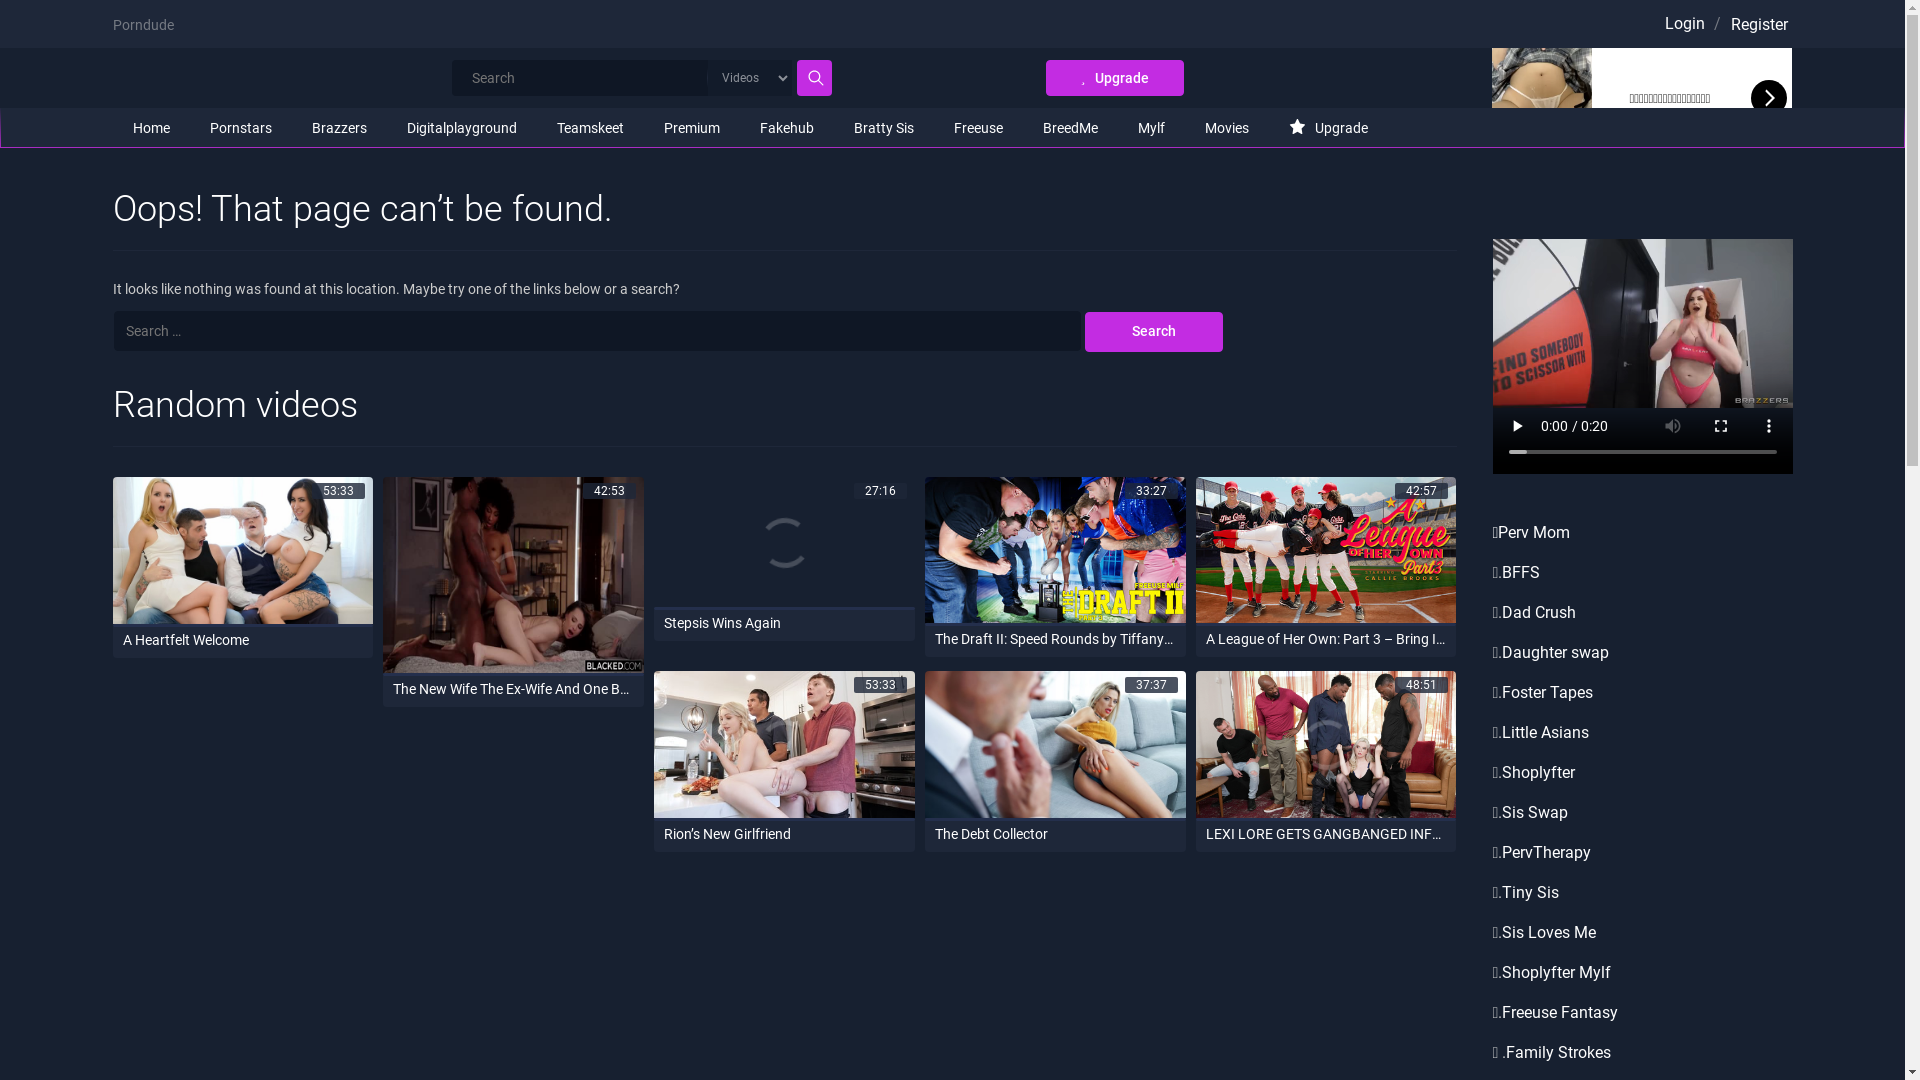 The height and width of the screenshot is (1080, 1920). I want to click on 'Shoplyfter', so click(1502, 771).